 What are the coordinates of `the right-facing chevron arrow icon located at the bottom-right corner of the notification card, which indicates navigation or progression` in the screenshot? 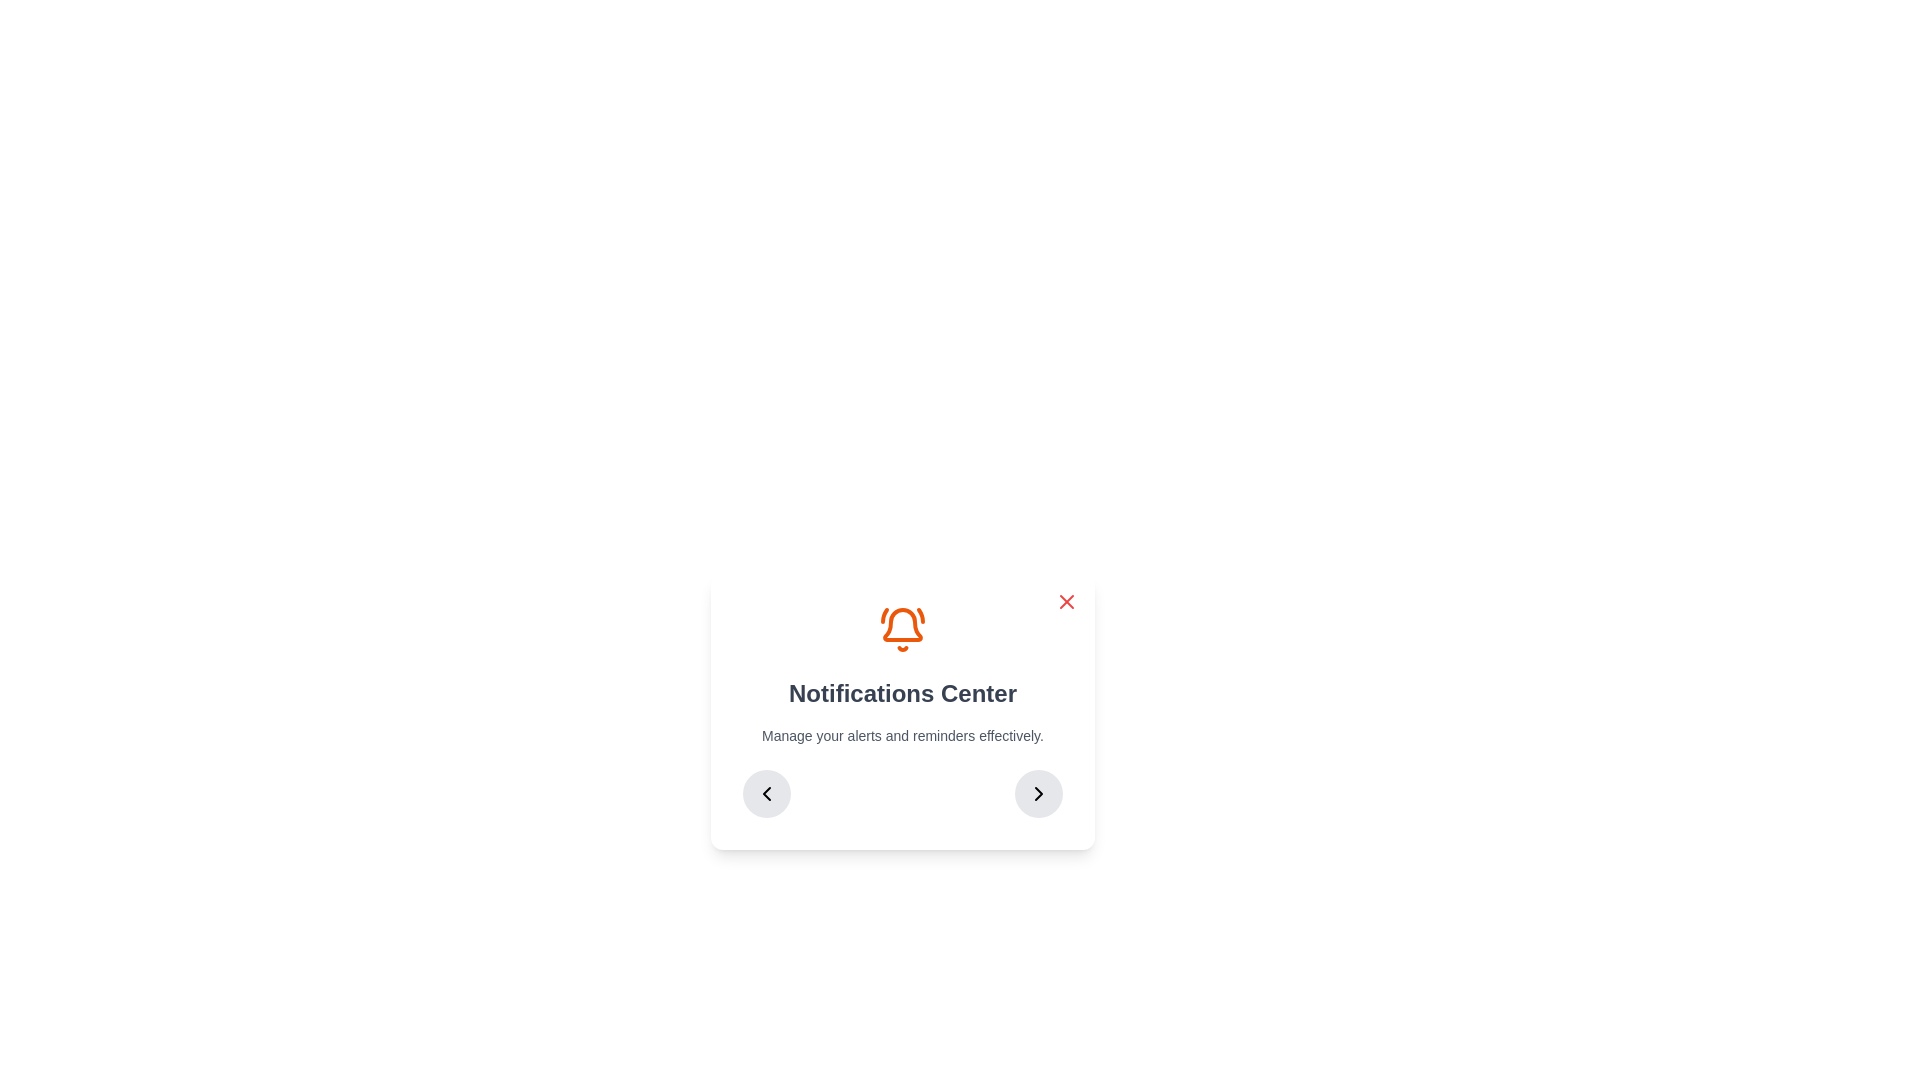 It's located at (1038, 793).